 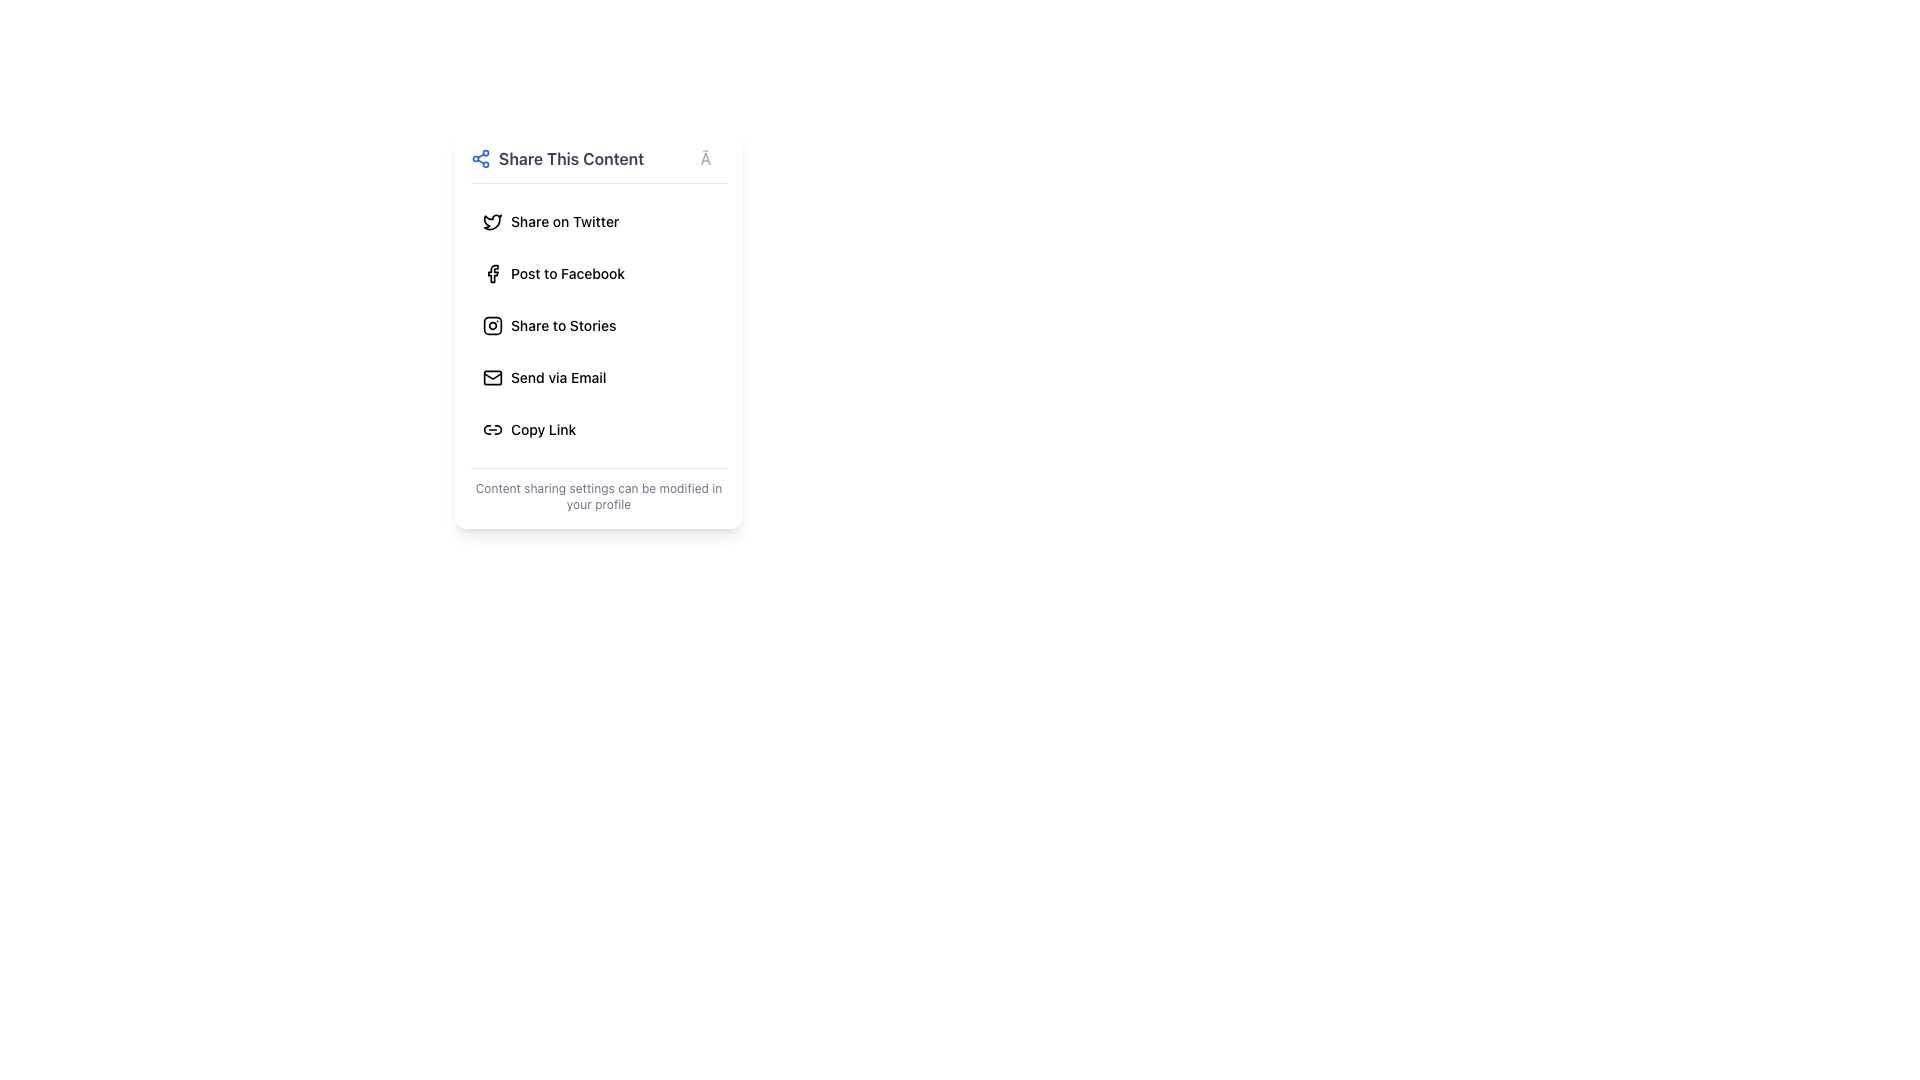 I want to click on text label 'Share on Twitter' which is located within the first item of the sharing options list, so click(x=564, y=222).